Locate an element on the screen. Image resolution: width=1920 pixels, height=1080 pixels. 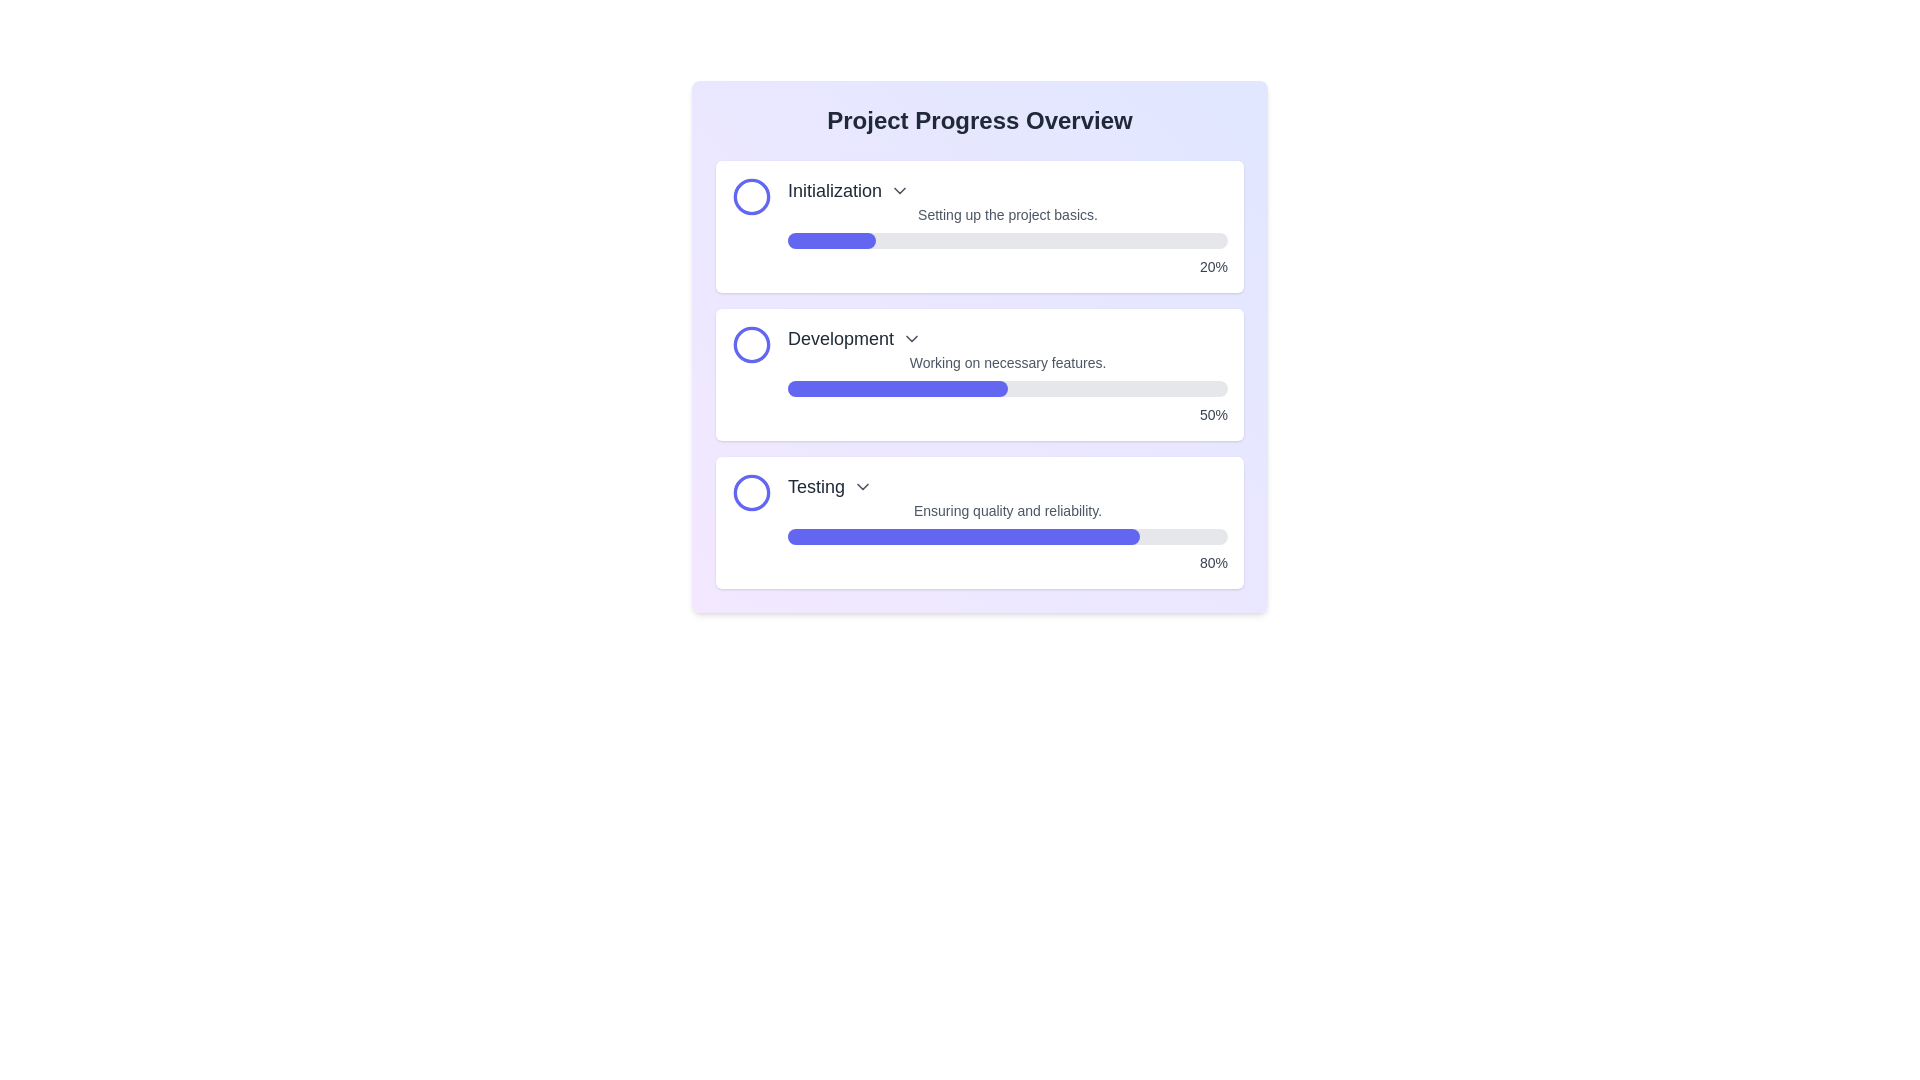
the dropdown indicator icon next to the 'Development' text is located at coordinates (911, 338).